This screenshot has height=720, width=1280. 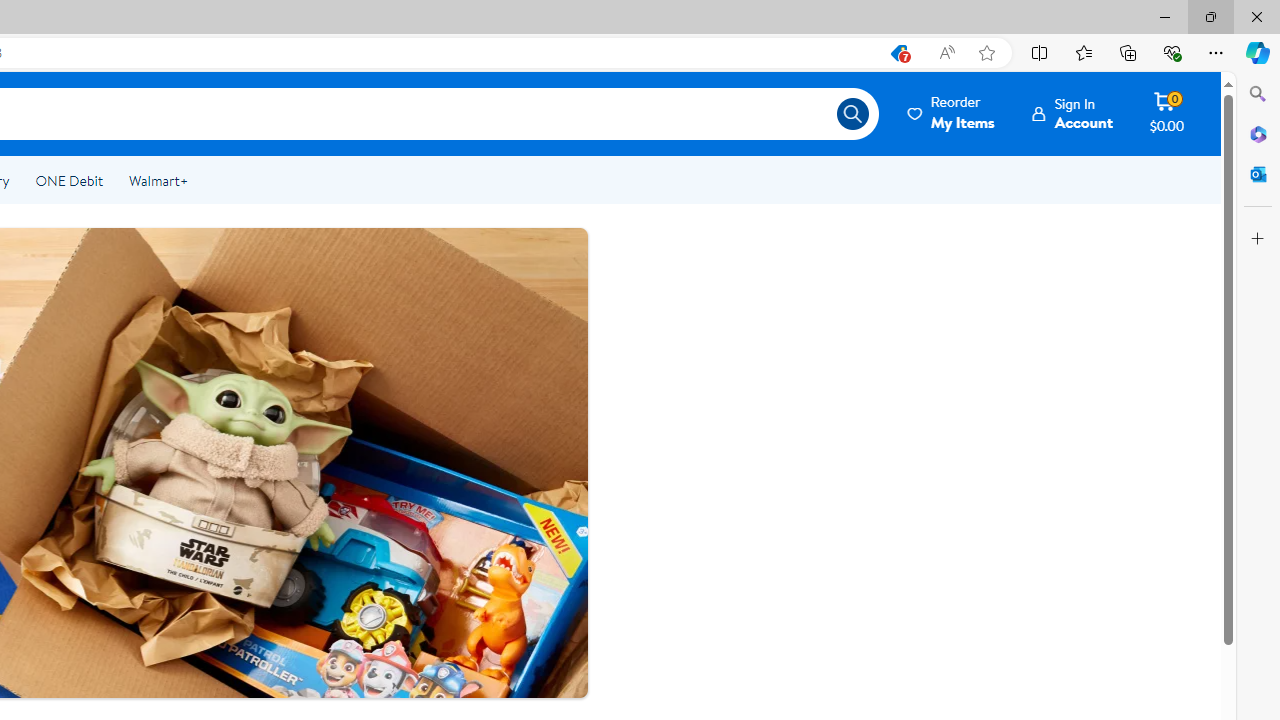 What do you see at coordinates (897, 52) in the screenshot?
I see `'This site has coupons! Shopping in Microsoft Edge, 7'` at bounding box center [897, 52].